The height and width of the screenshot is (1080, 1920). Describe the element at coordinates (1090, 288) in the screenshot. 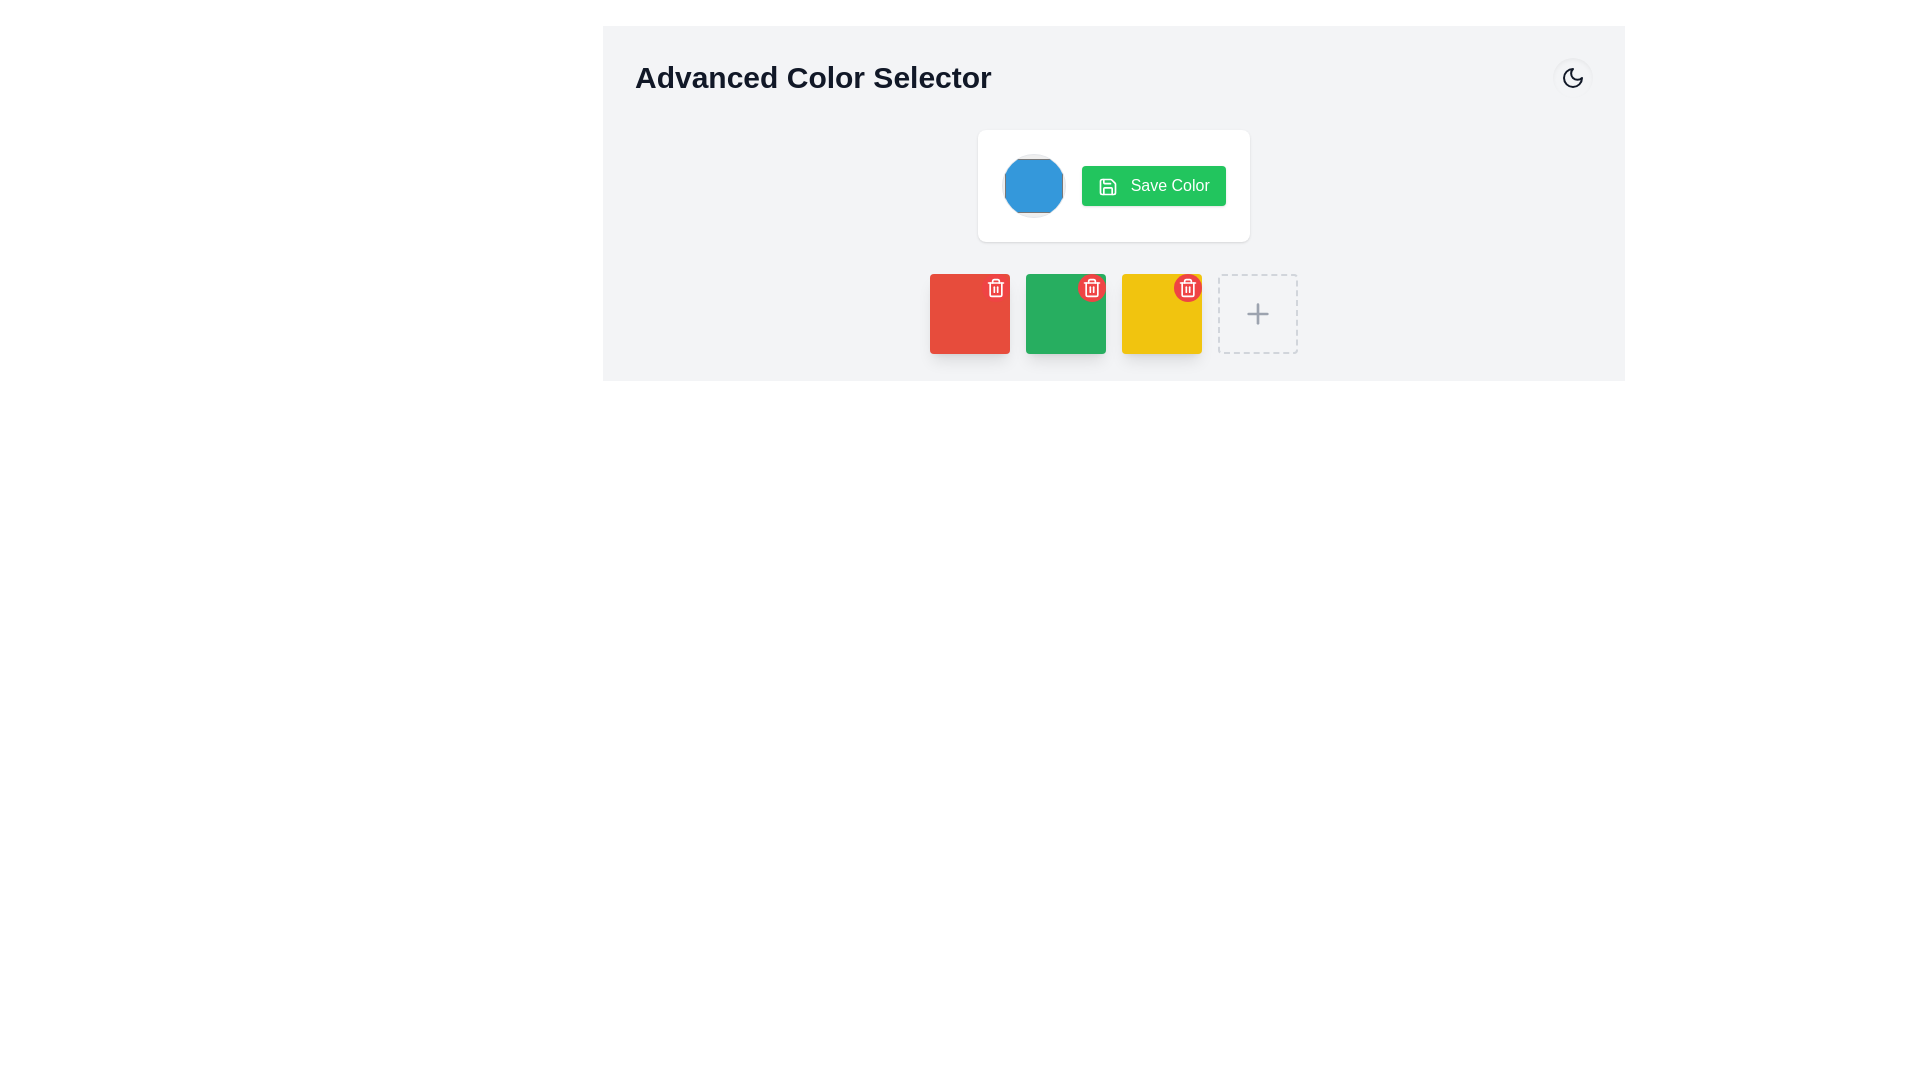

I see `the small circular button with a red background and a white trash can icon located at the top-right corner of the second green square in the row of color squares` at that location.